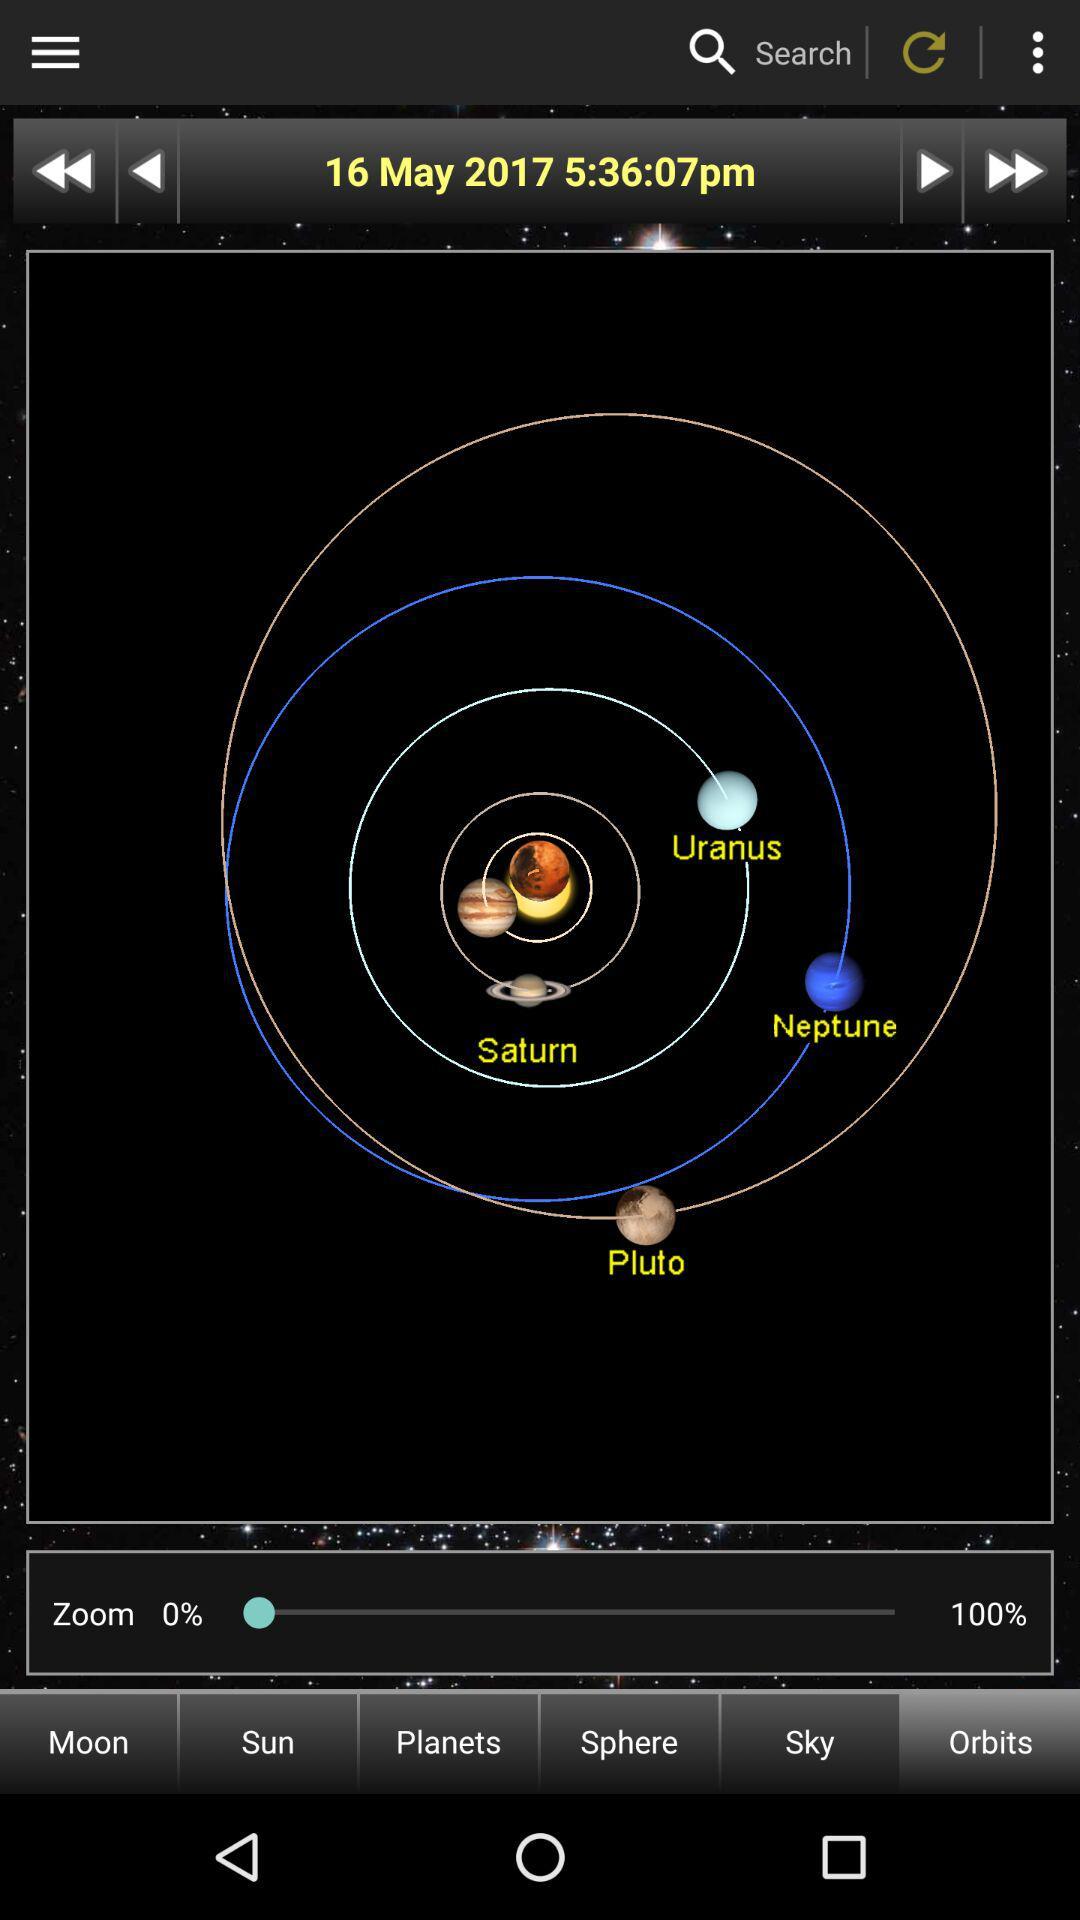  Describe the element at coordinates (631, 171) in the screenshot. I see `icon to the right of the 16 may 2017` at that location.